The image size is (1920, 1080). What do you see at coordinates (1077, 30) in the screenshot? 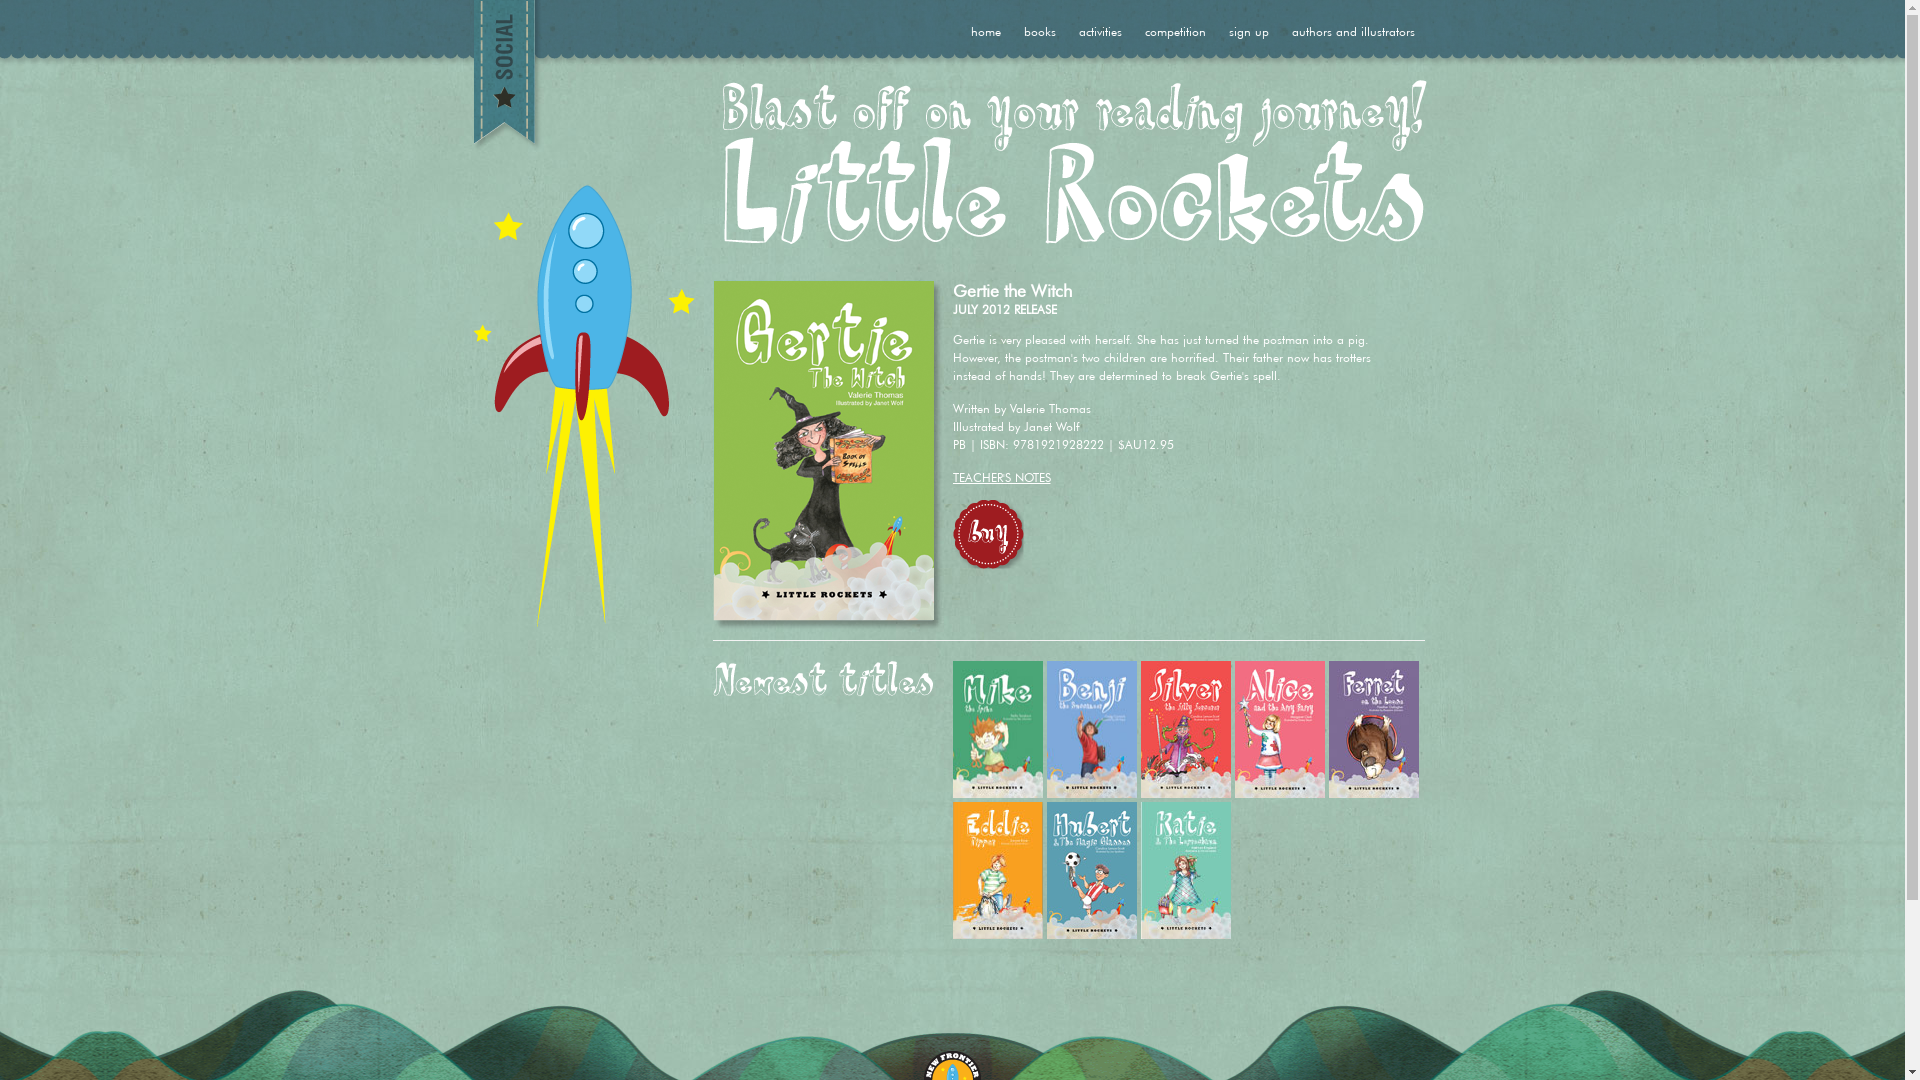
I see `'activities'` at bounding box center [1077, 30].